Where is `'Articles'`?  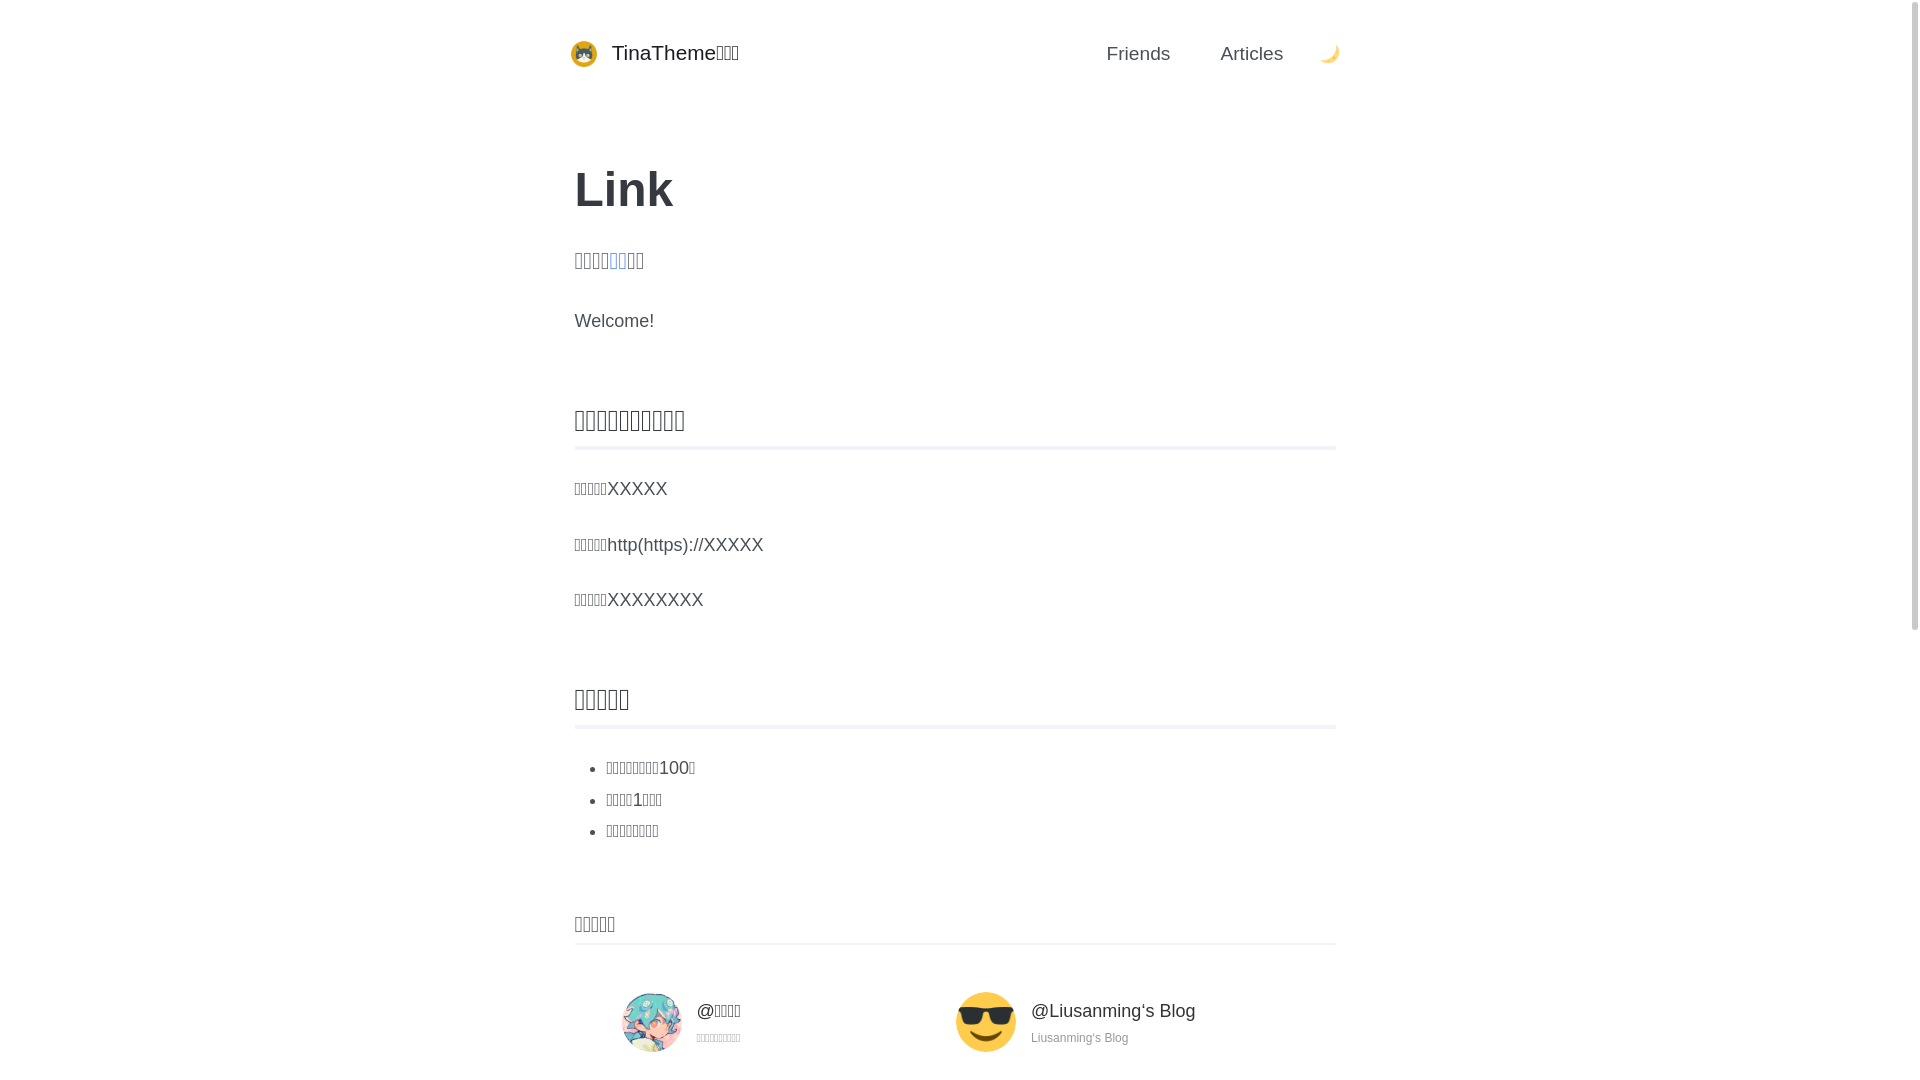 'Articles' is located at coordinates (1199, 53).